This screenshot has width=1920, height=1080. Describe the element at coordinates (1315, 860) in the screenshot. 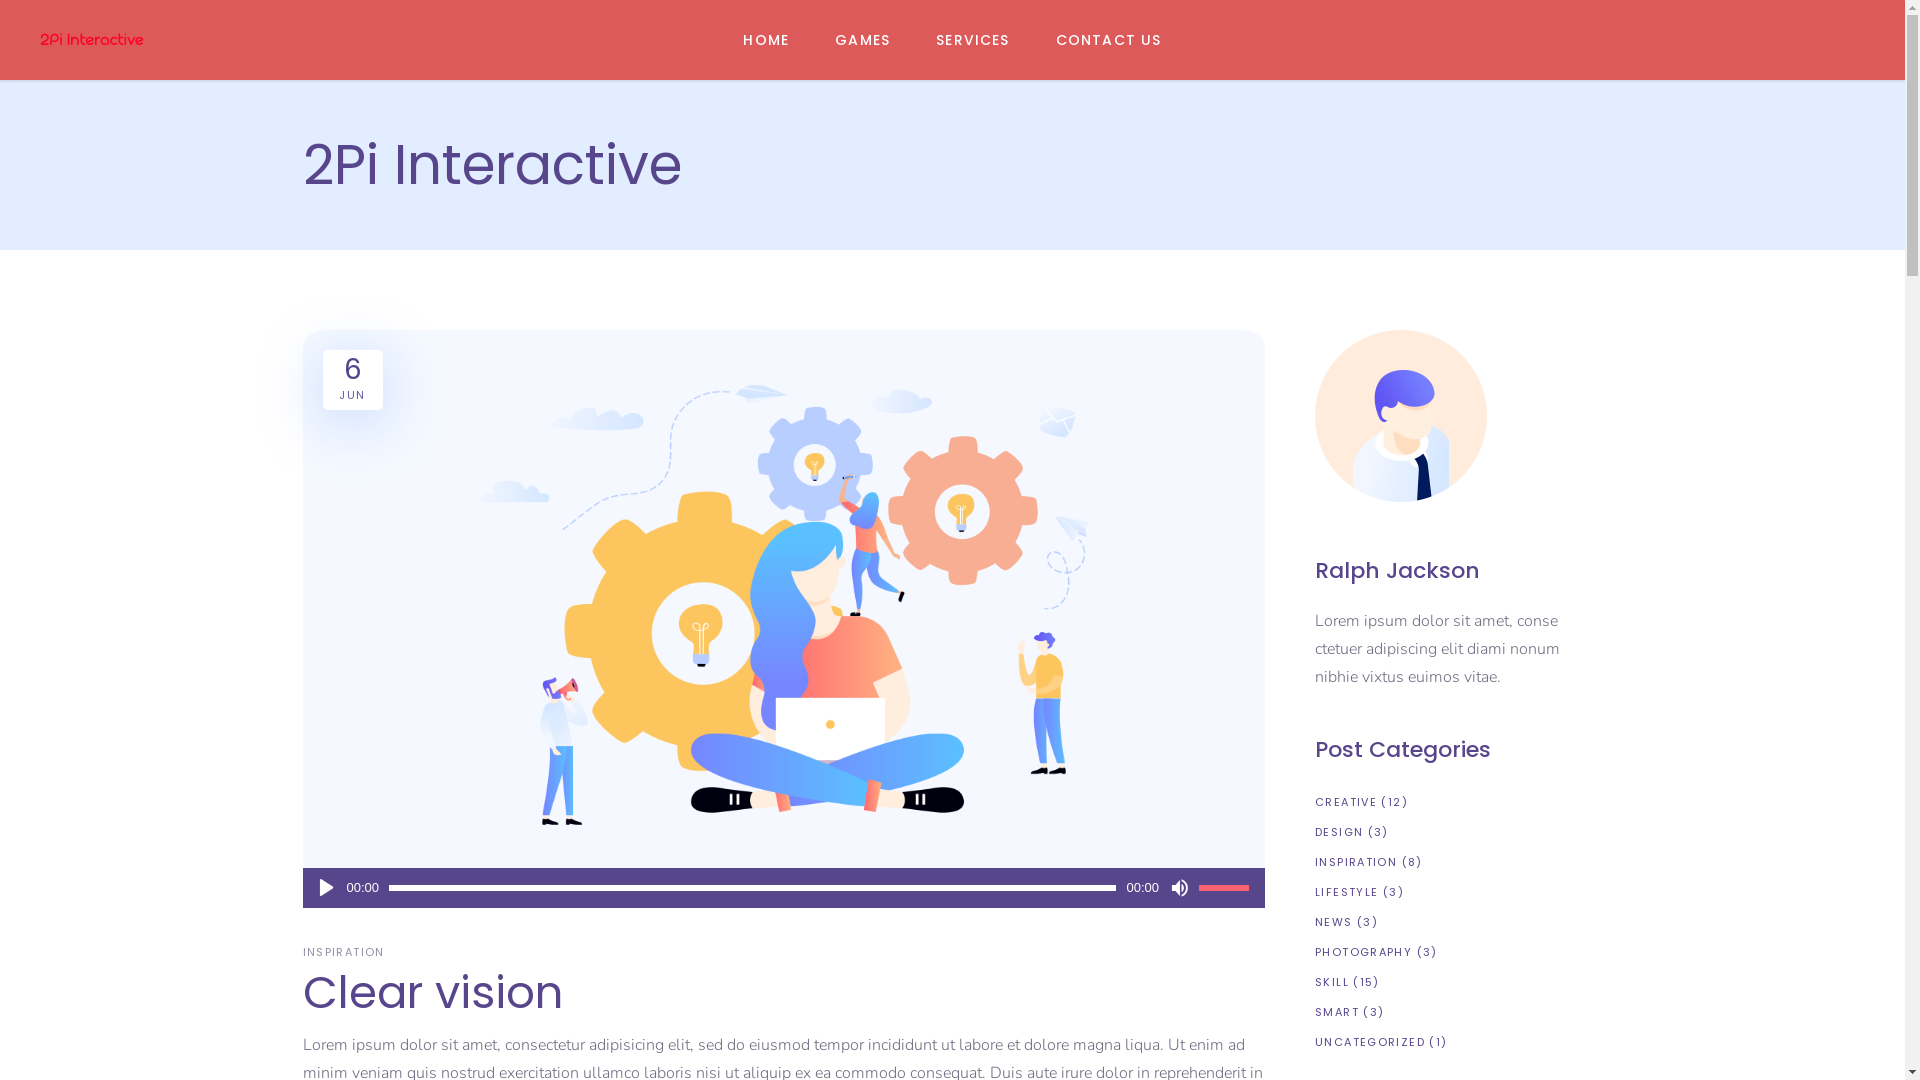

I see `'INSPIRATION'` at that location.